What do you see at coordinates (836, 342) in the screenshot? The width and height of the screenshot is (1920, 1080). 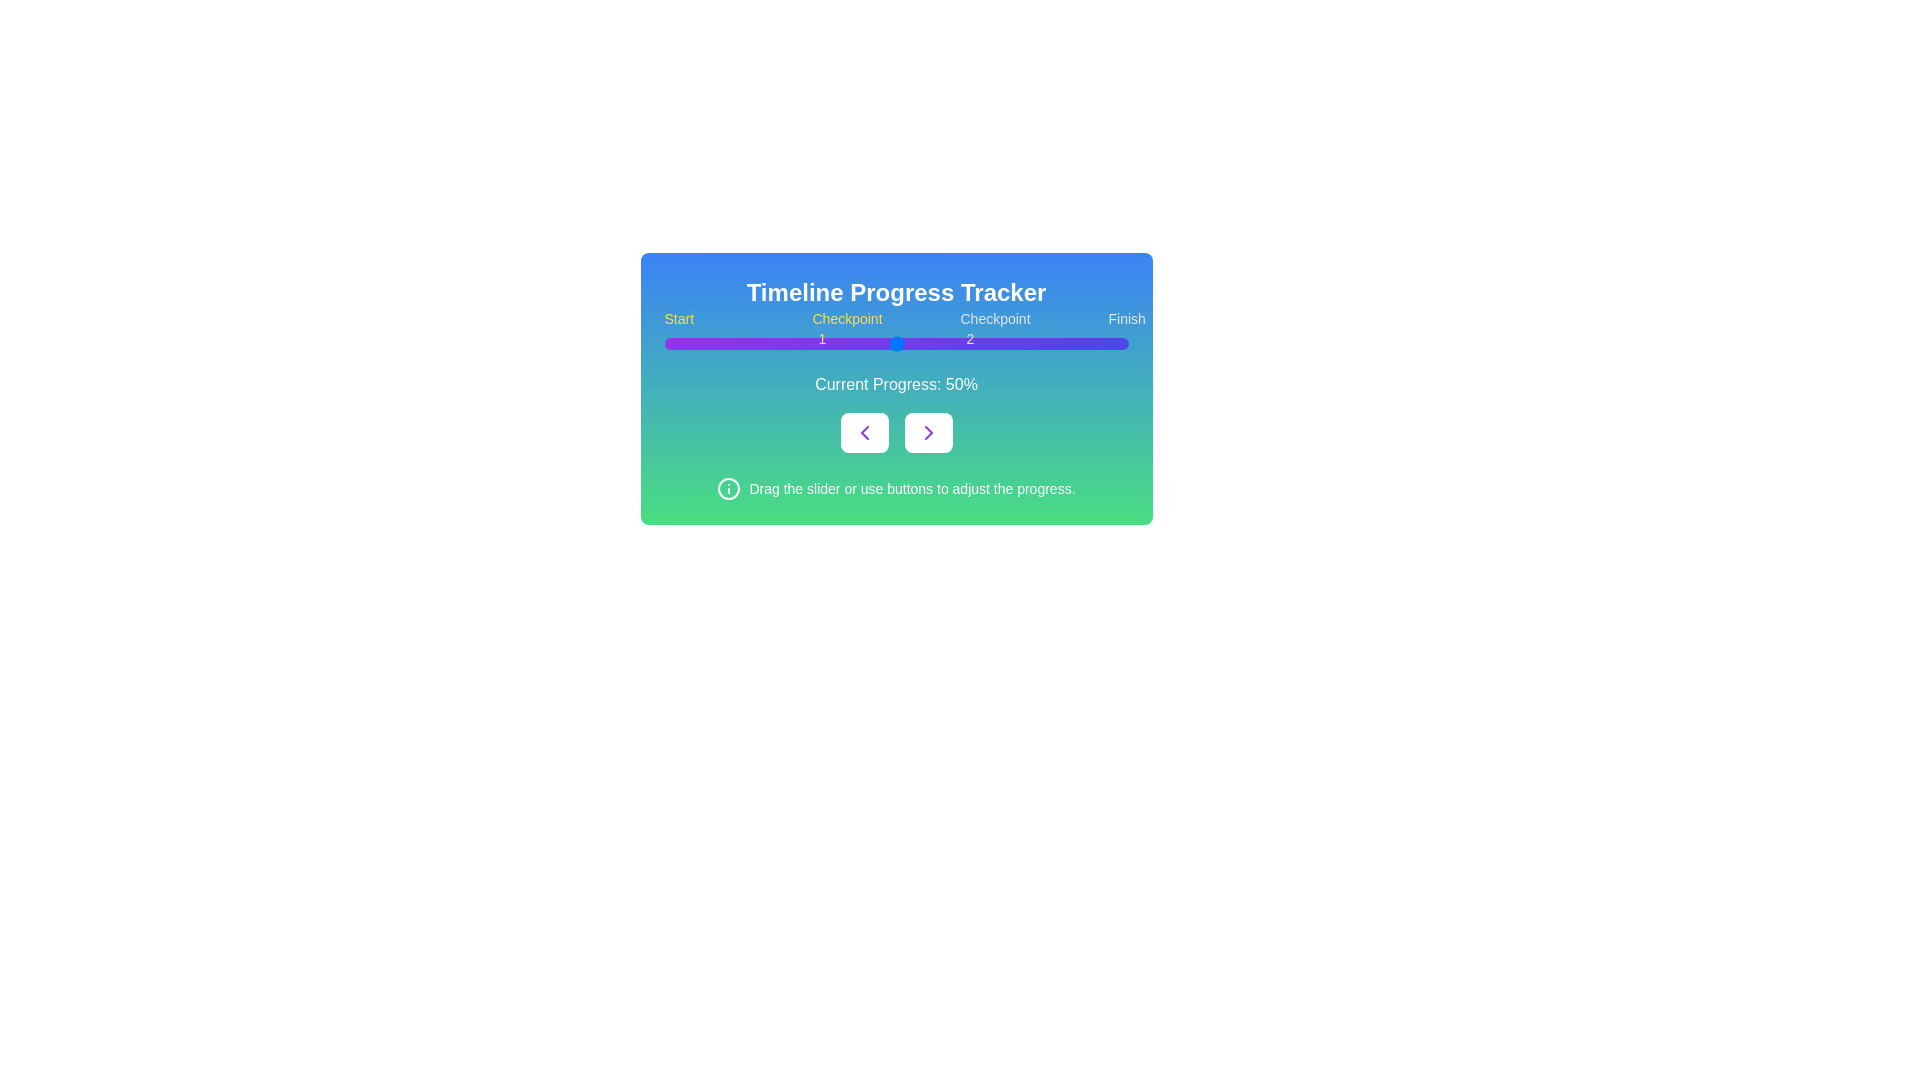 I see `the progress` at bounding box center [836, 342].